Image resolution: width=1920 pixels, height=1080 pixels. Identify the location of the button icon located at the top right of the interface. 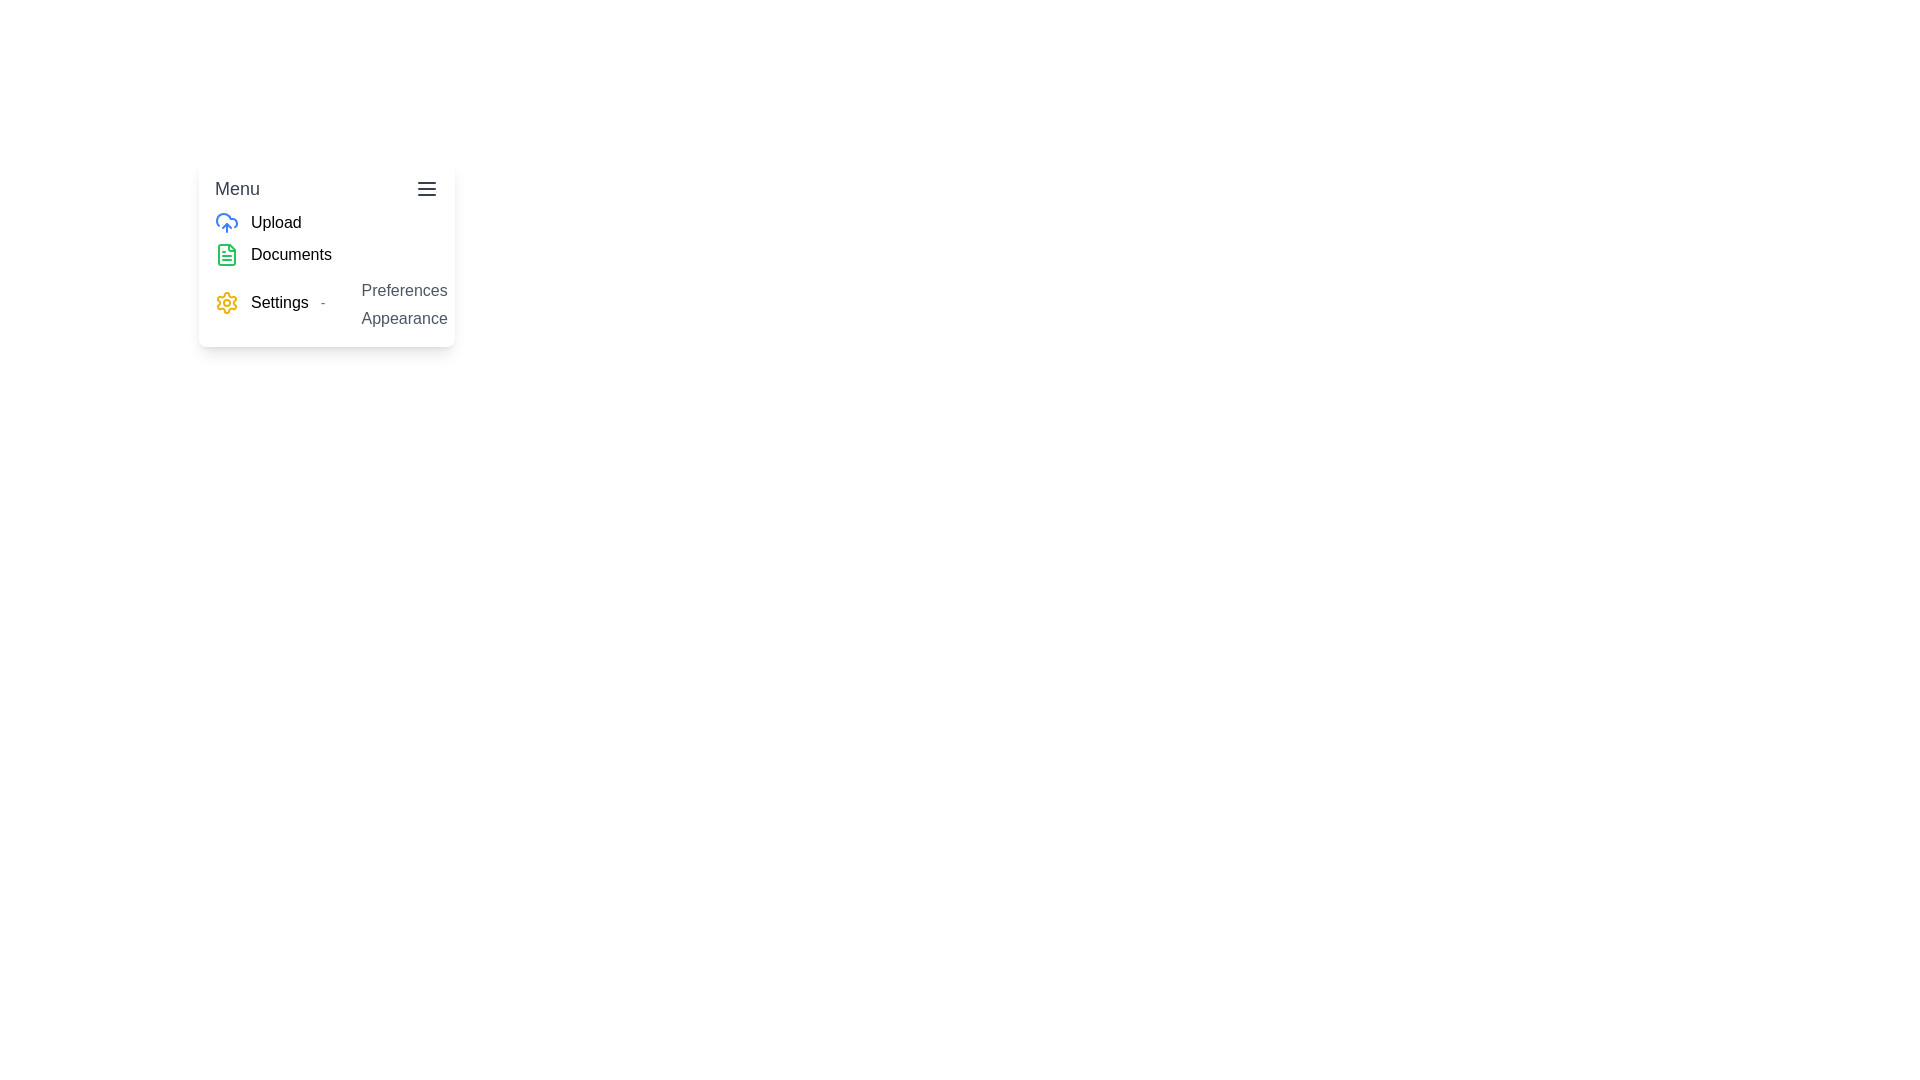
(426, 189).